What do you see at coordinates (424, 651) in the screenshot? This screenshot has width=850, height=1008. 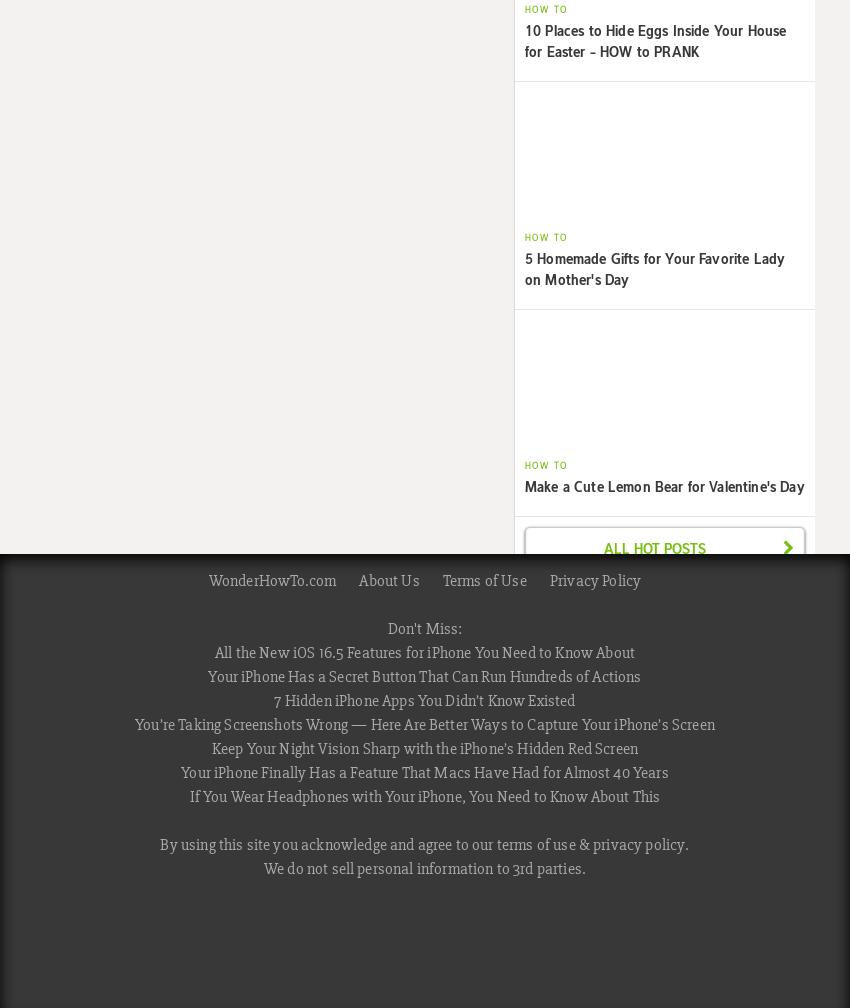 I see `'All the New iOS 16.5 Features for iPhone You Need to Know About'` at bounding box center [424, 651].